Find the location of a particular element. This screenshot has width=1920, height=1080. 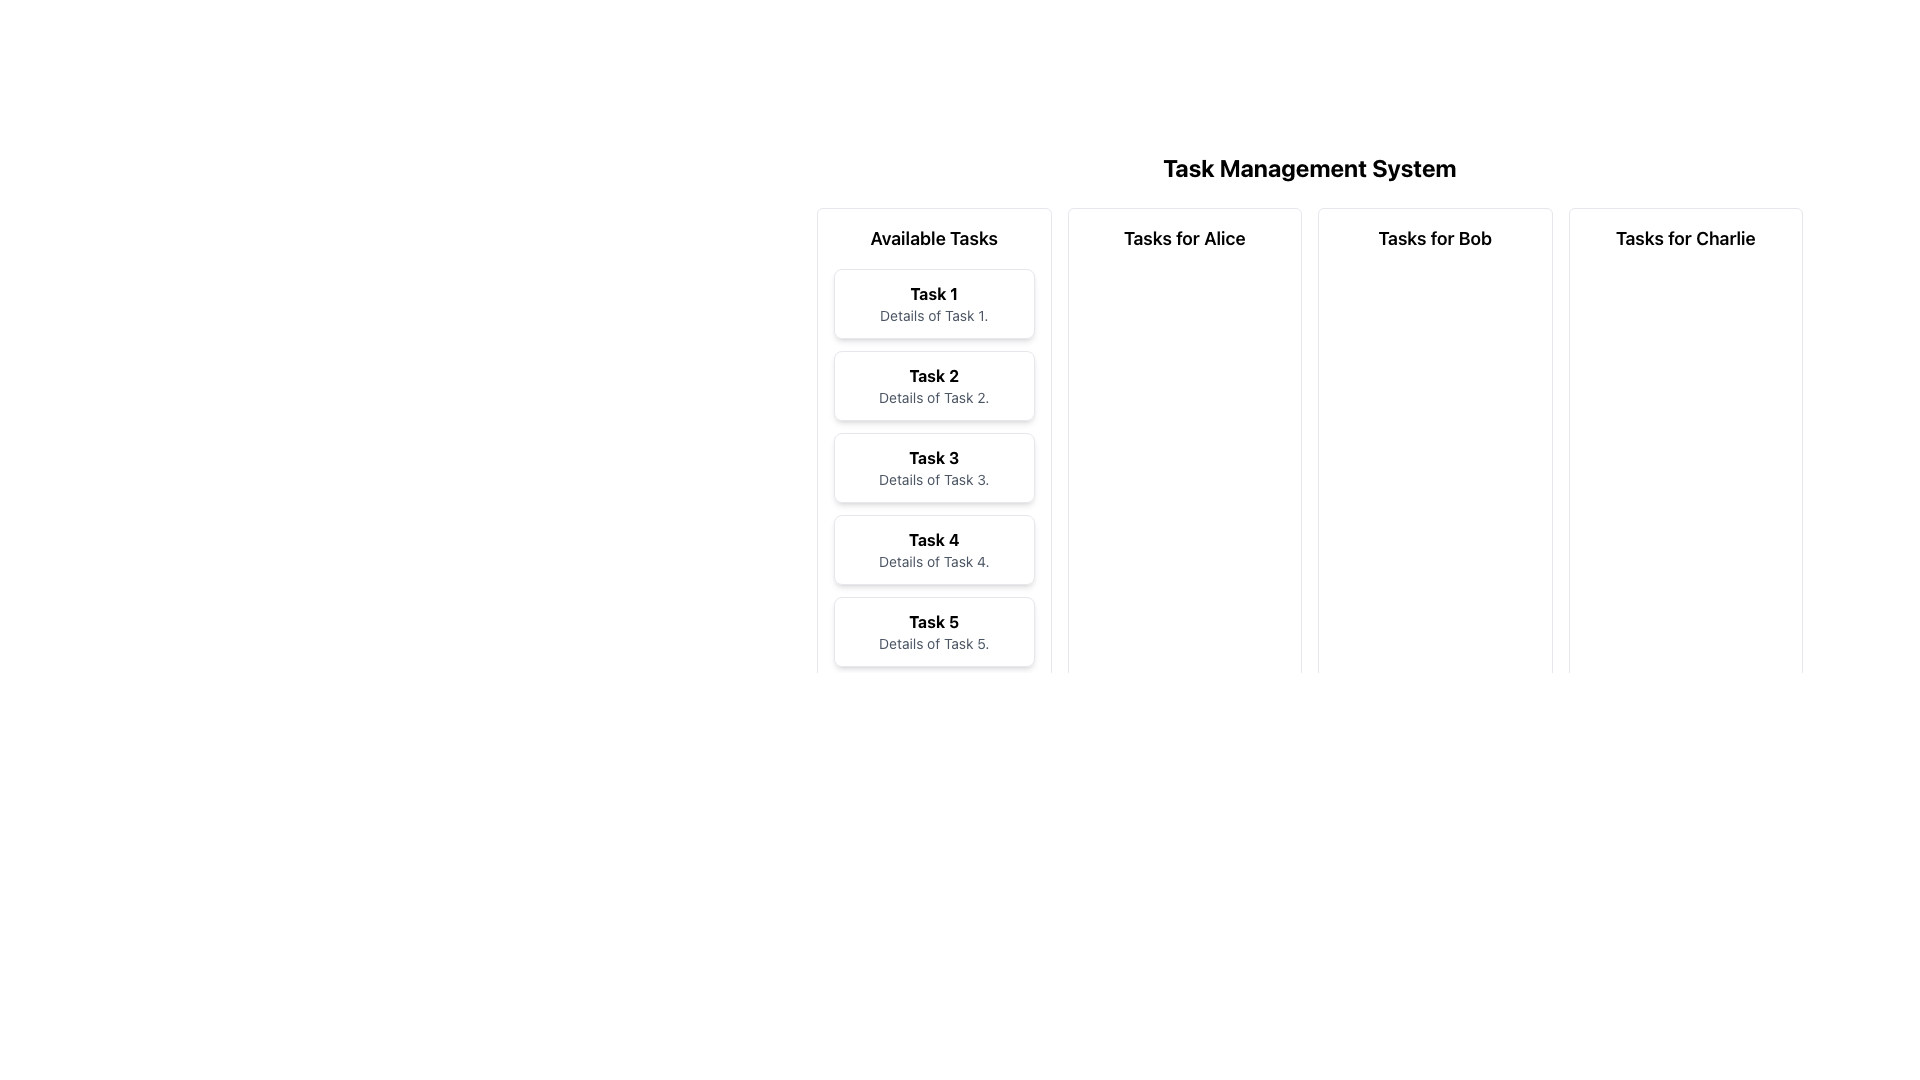

the text label that reads 'Details of Task 3.' which is styled in gray and positioned below the 'Task 3' heading within the task card is located at coordinates (933, 479).